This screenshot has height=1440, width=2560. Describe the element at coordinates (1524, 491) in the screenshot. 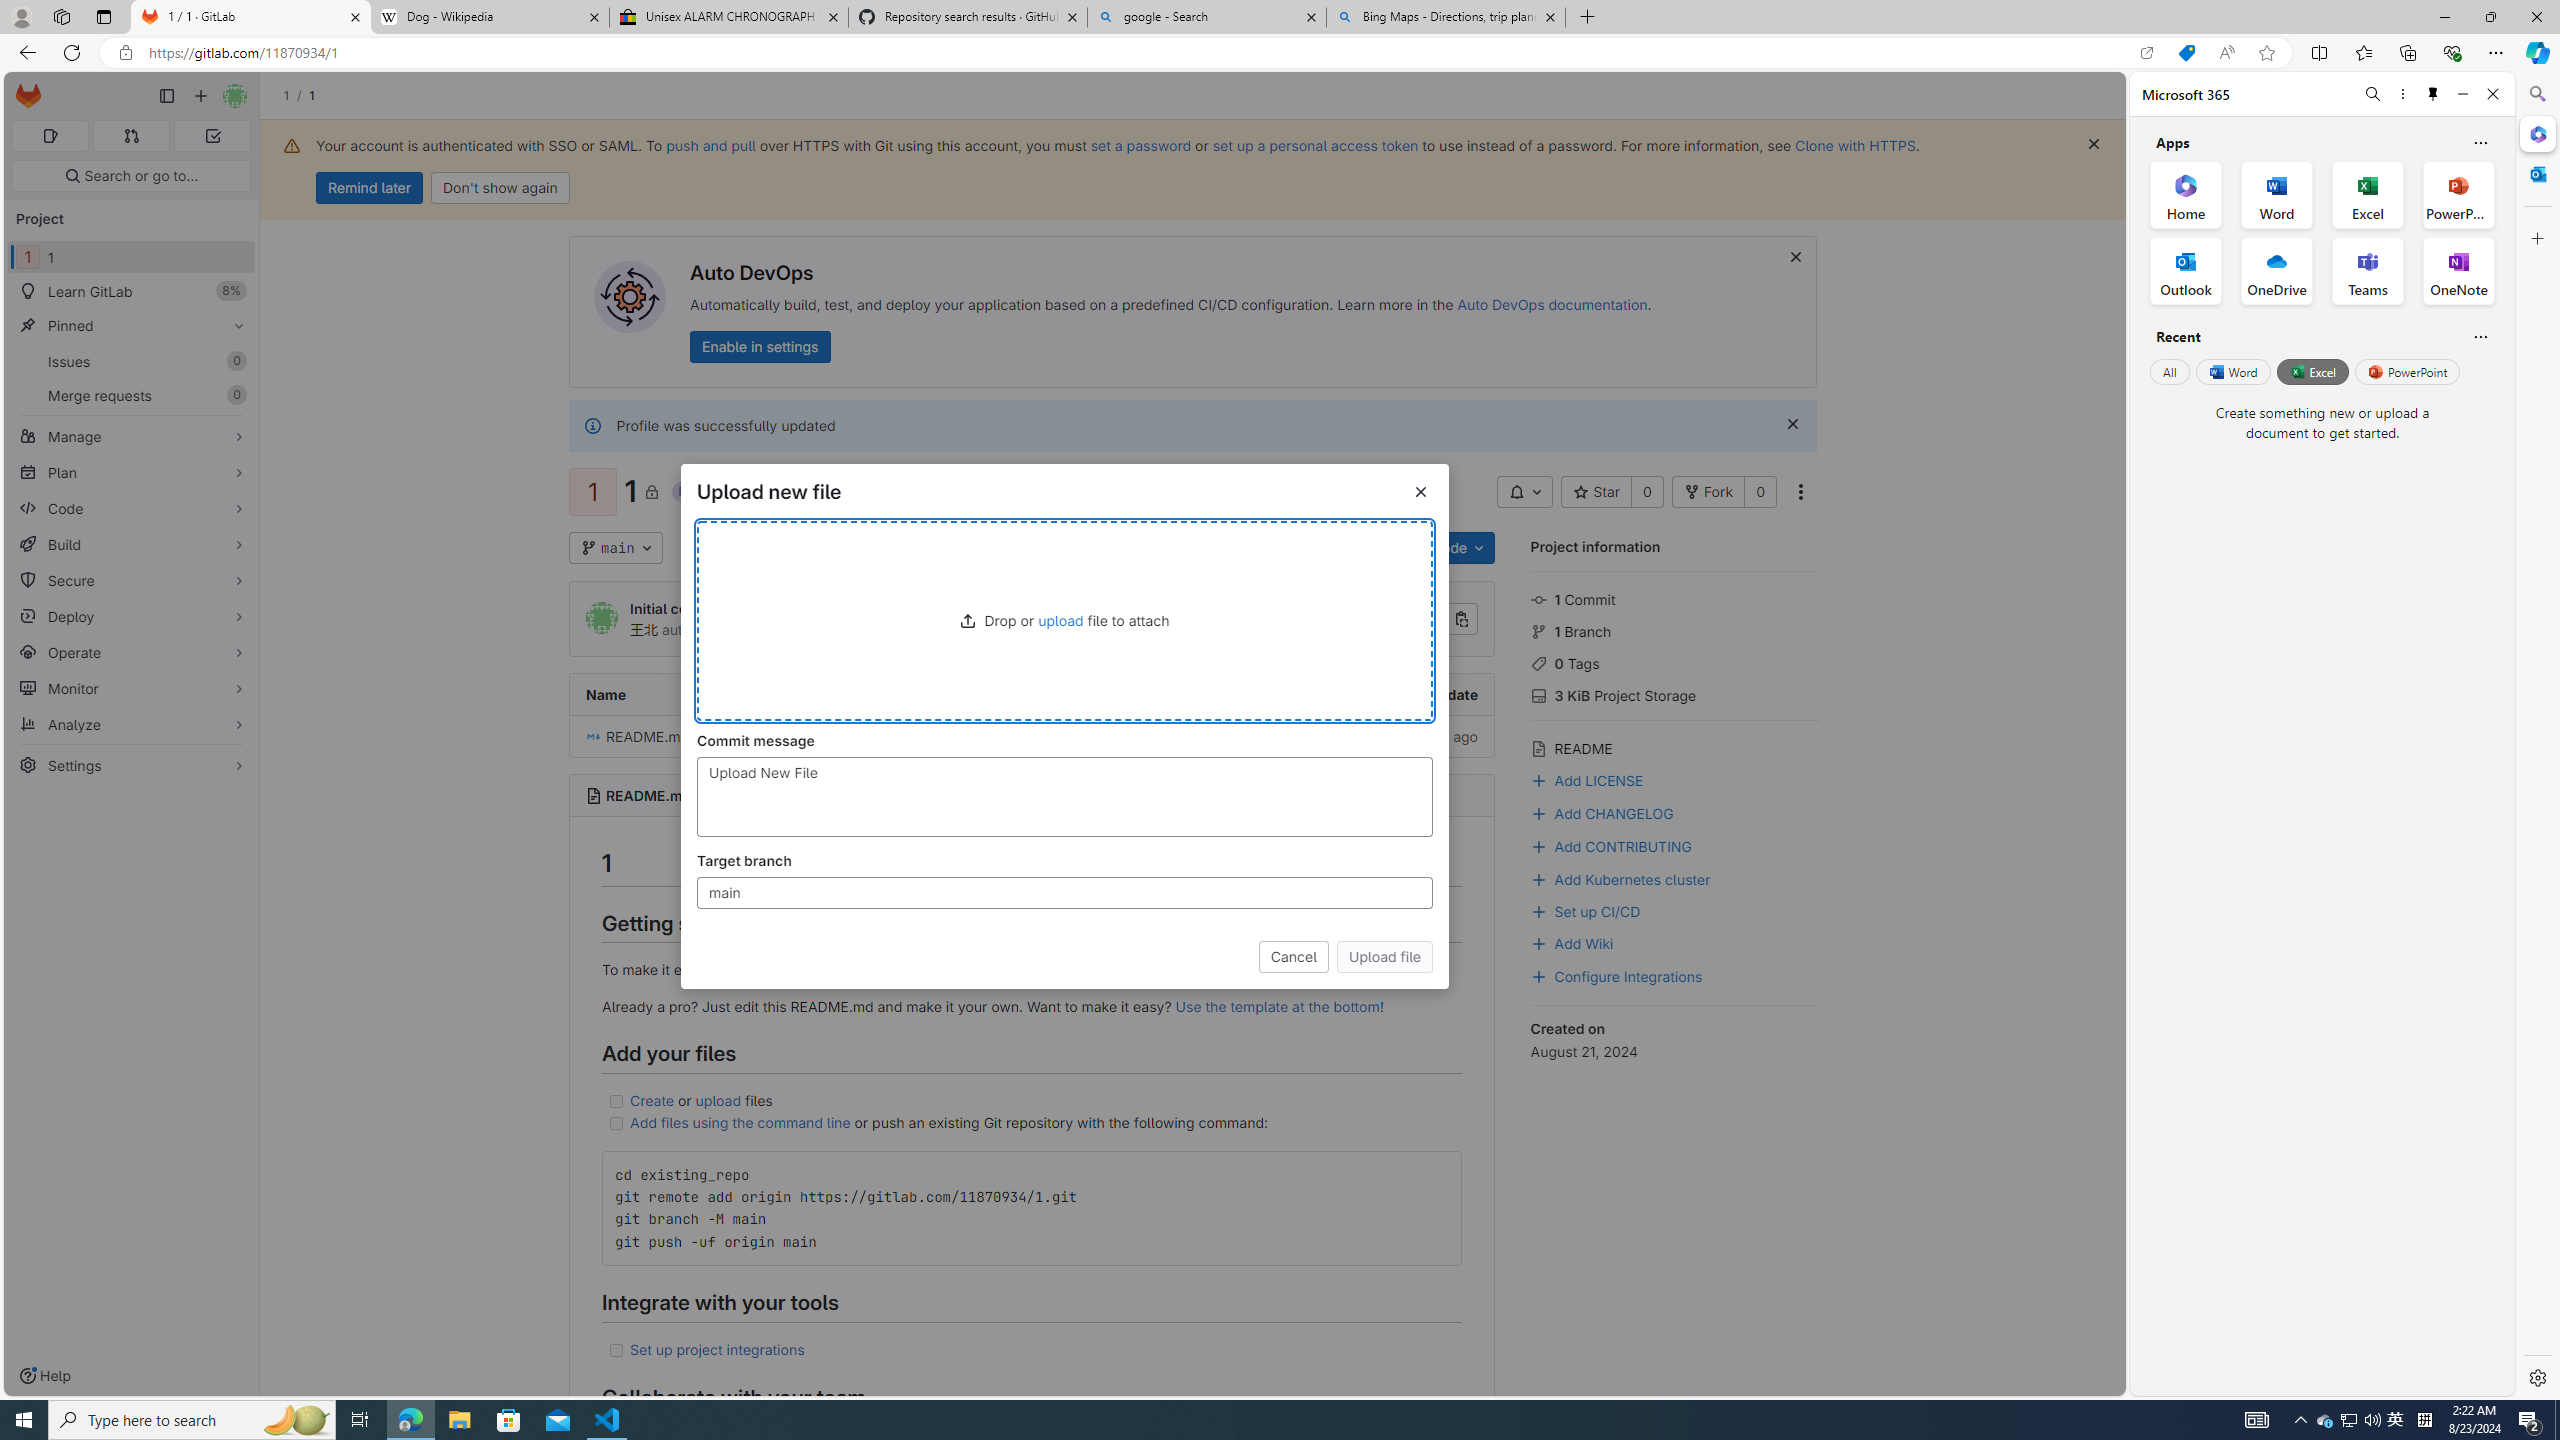

I see `'AutomationID: __BVID__498__BV_toggle_'` at that location.